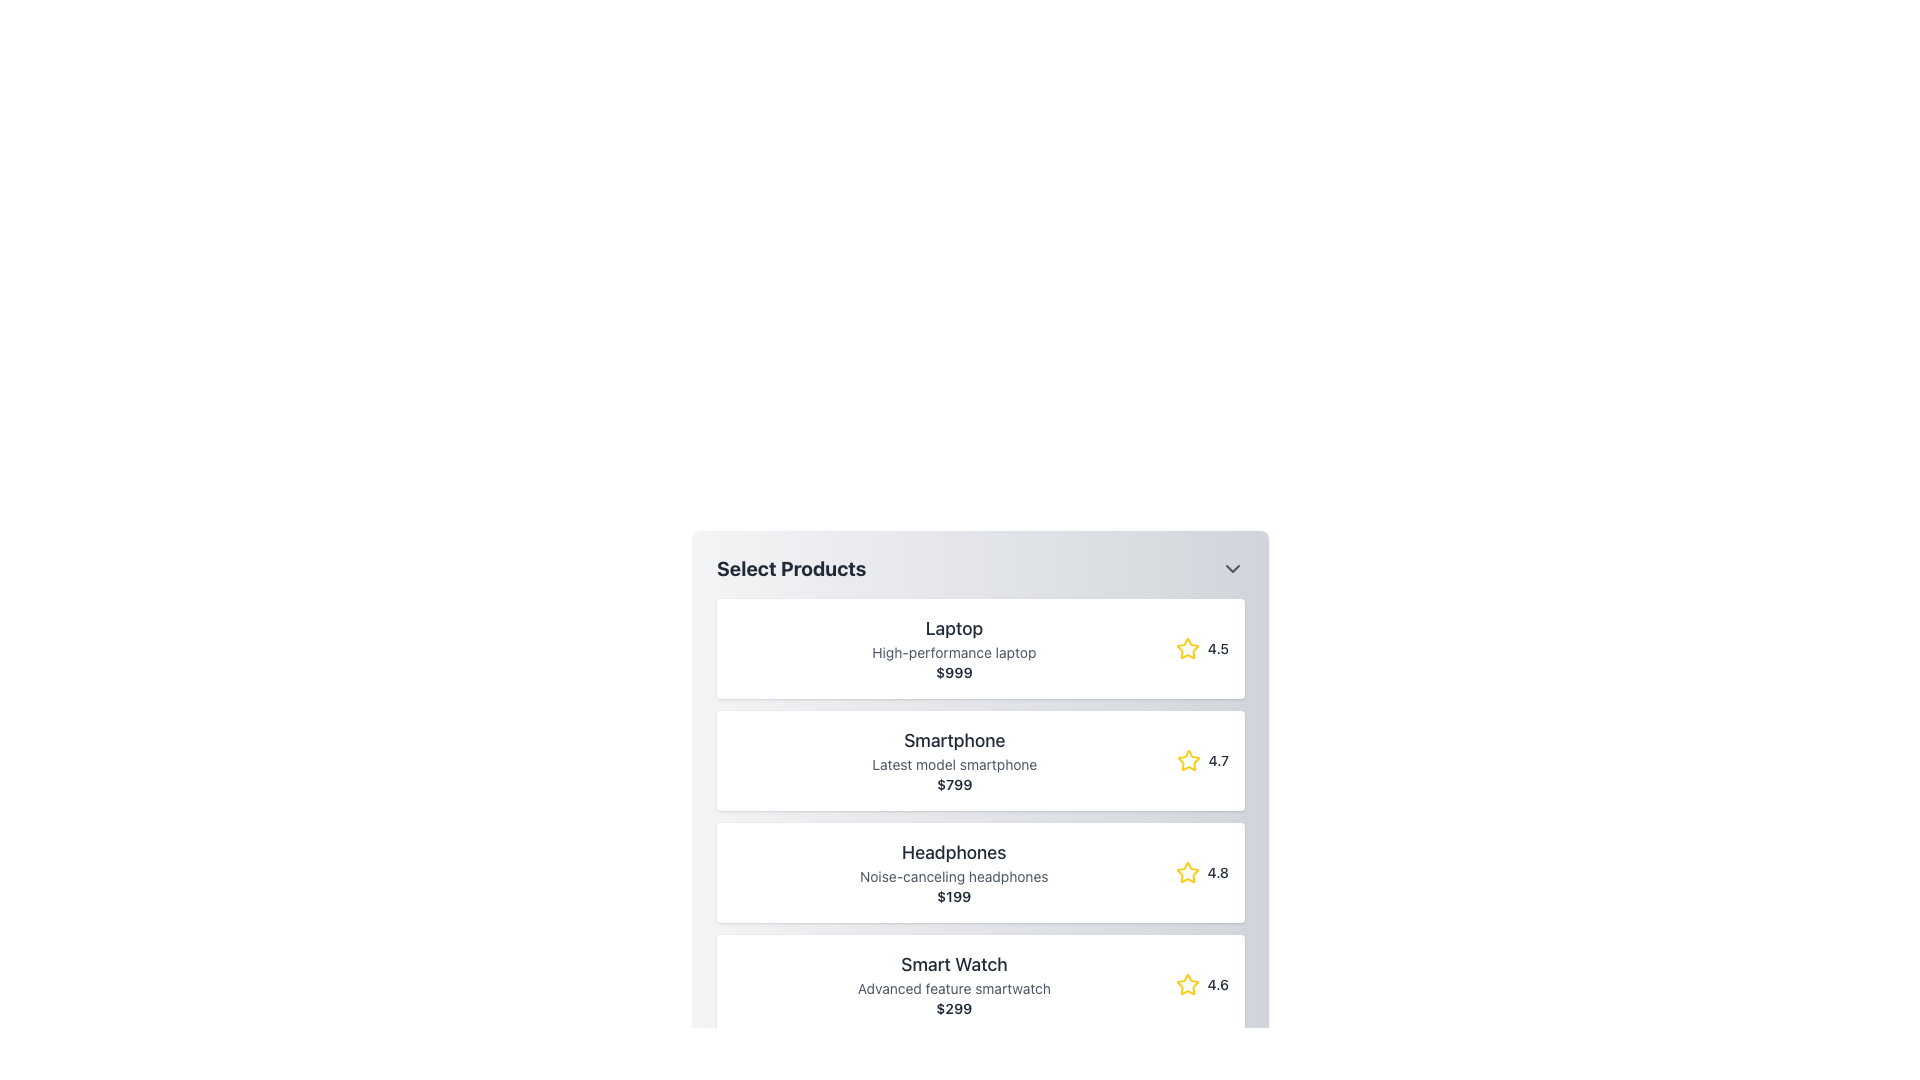  I want to click on the star icon representing the rating for the 'Smart Watch' product, which indicates a user rating of '4.6', so click(1187, 983).